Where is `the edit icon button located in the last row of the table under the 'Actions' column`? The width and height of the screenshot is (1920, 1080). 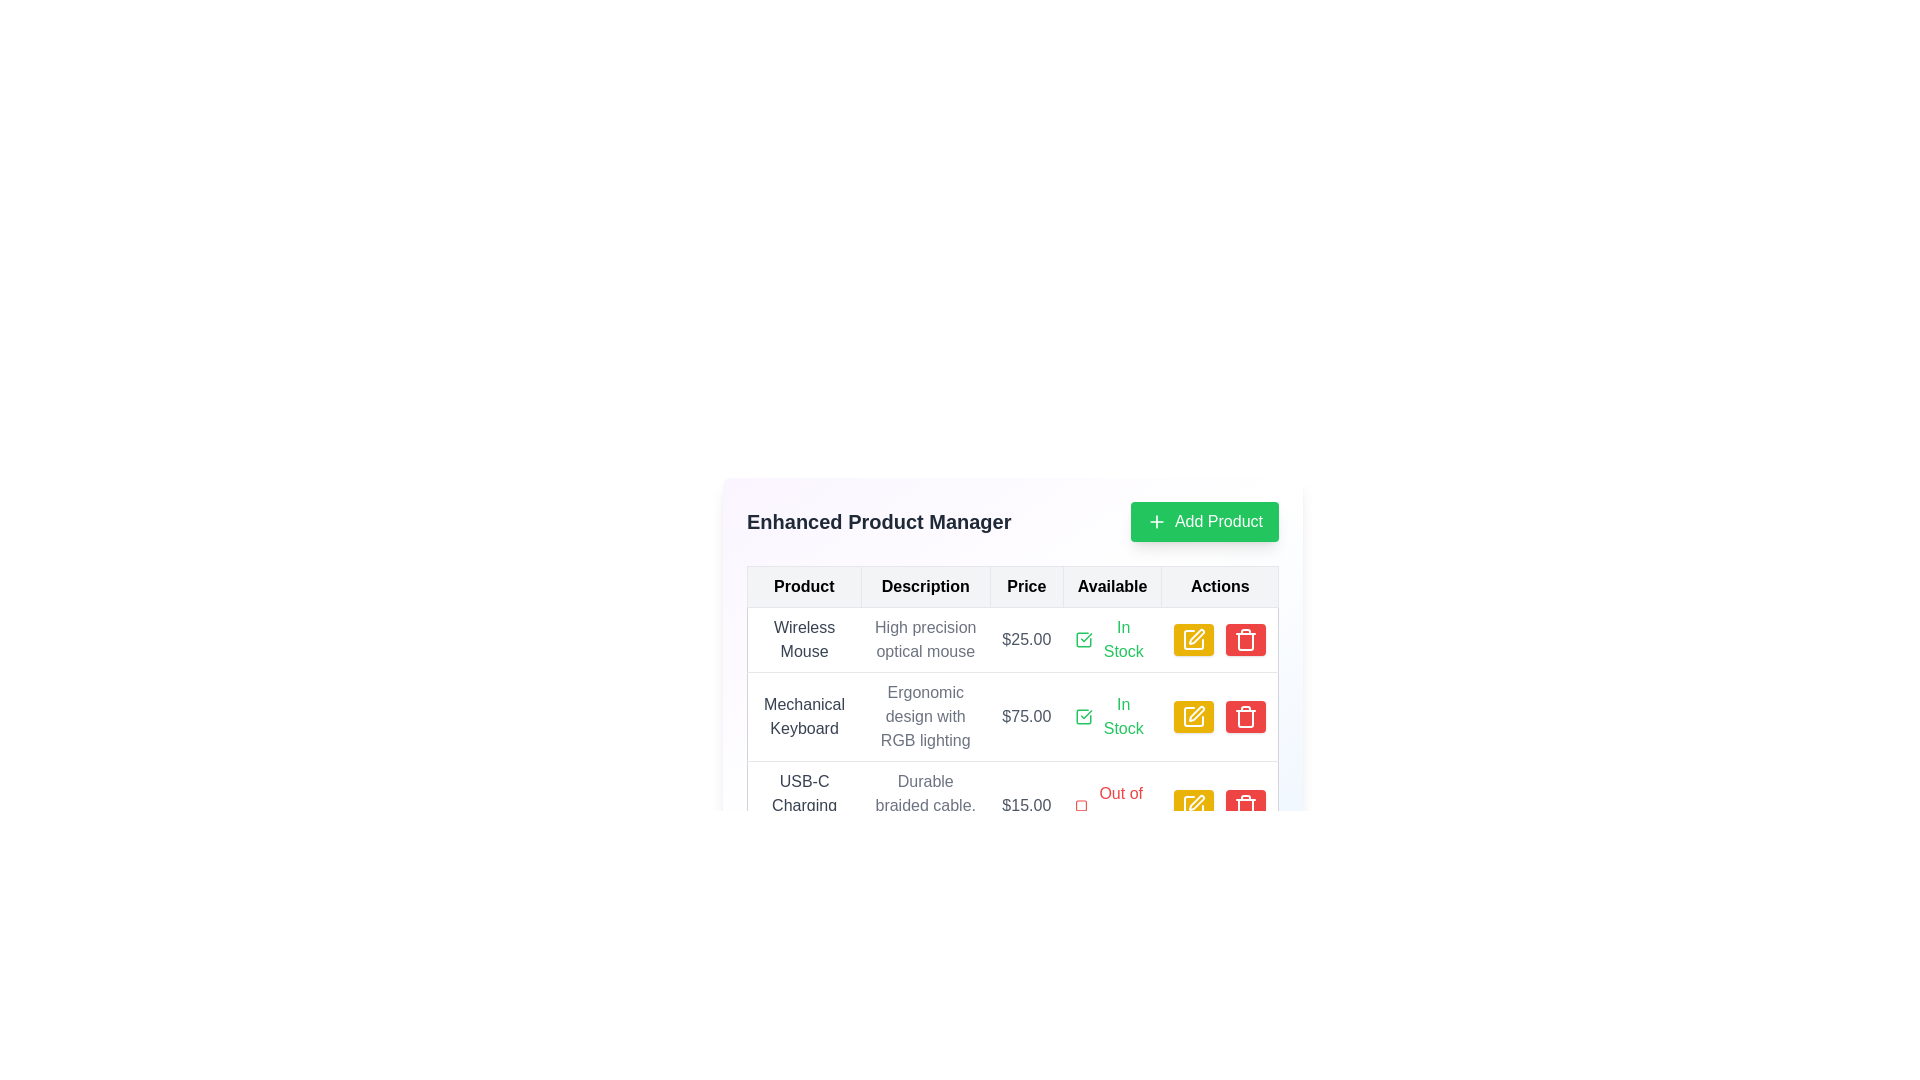 the edit icon button located in the last row of the table under the 'Actions' column is located at coordinates (1194, 805).